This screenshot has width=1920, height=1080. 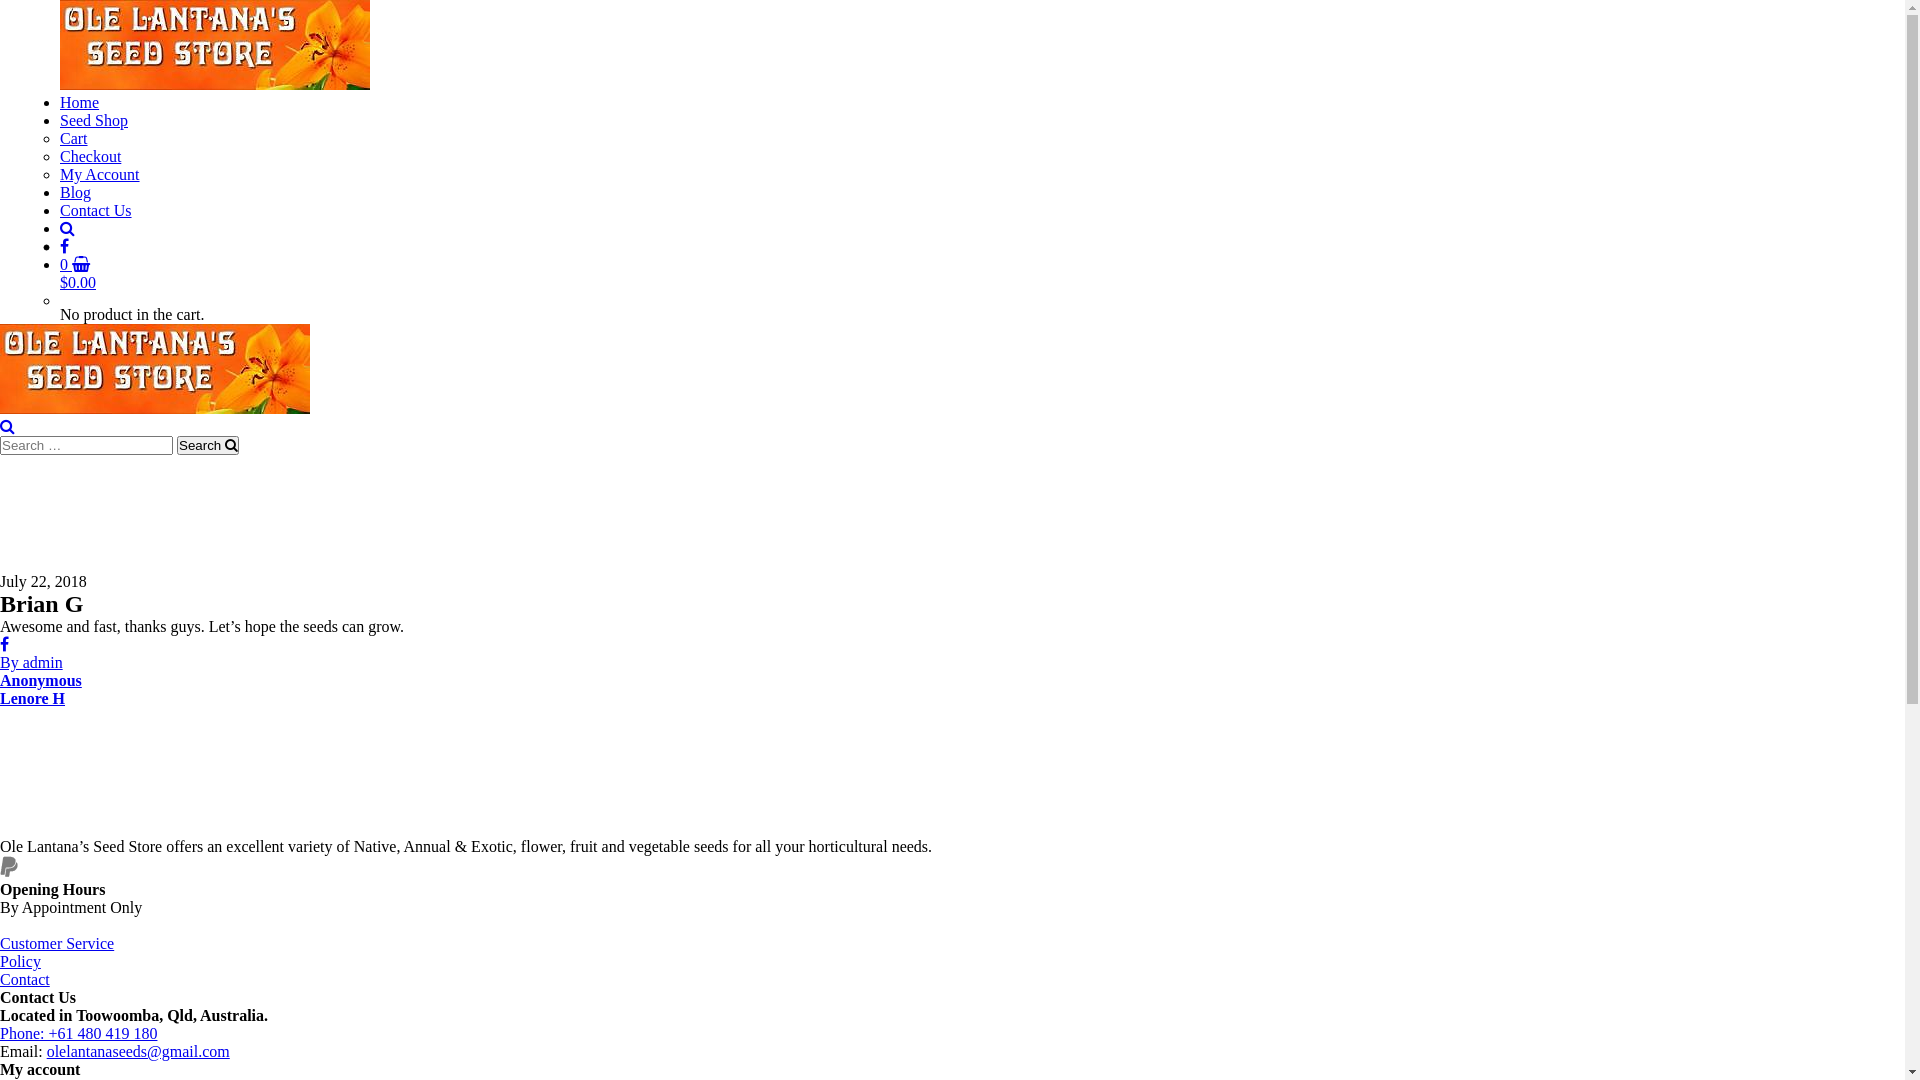 I want to click on 'Phone: +61 480 419 180', so click(x=78, y=1033).